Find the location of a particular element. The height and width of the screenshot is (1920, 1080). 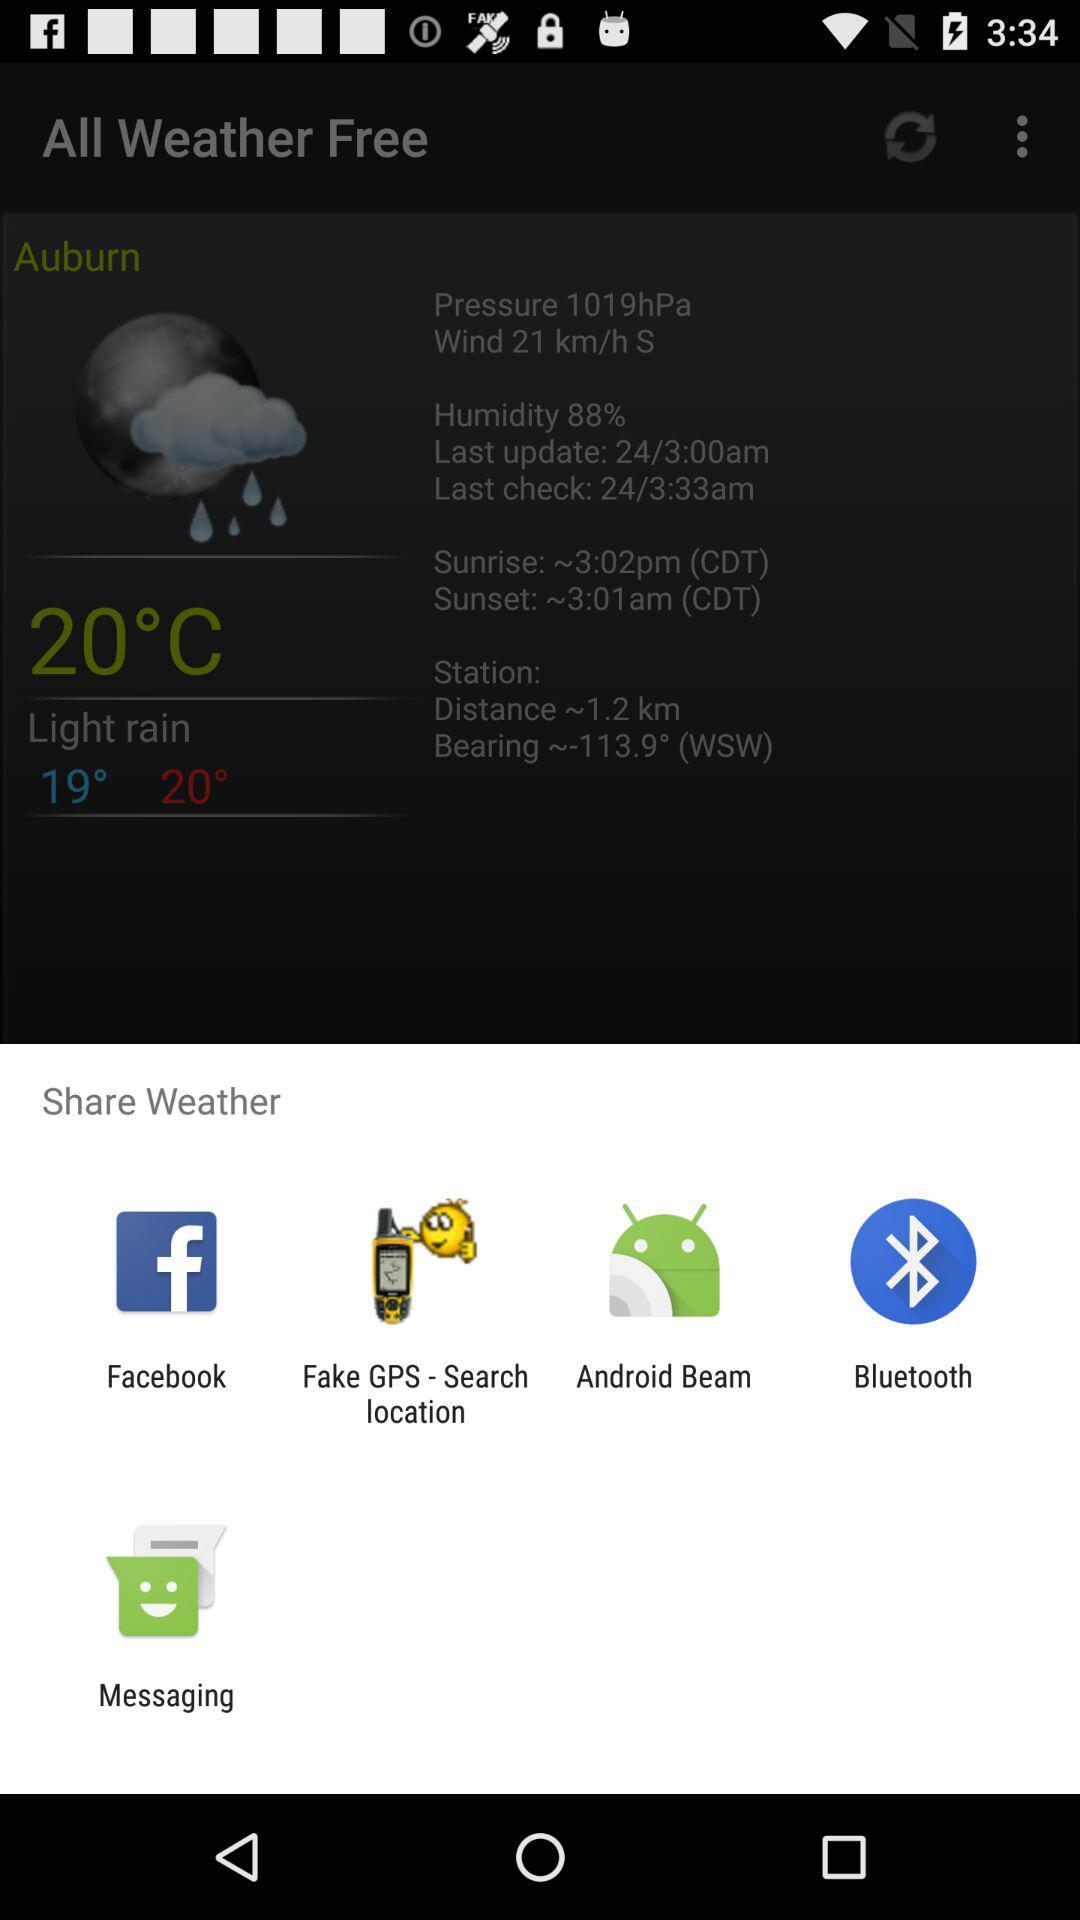

the bluetooth item is located at coordinates (913, 1392).